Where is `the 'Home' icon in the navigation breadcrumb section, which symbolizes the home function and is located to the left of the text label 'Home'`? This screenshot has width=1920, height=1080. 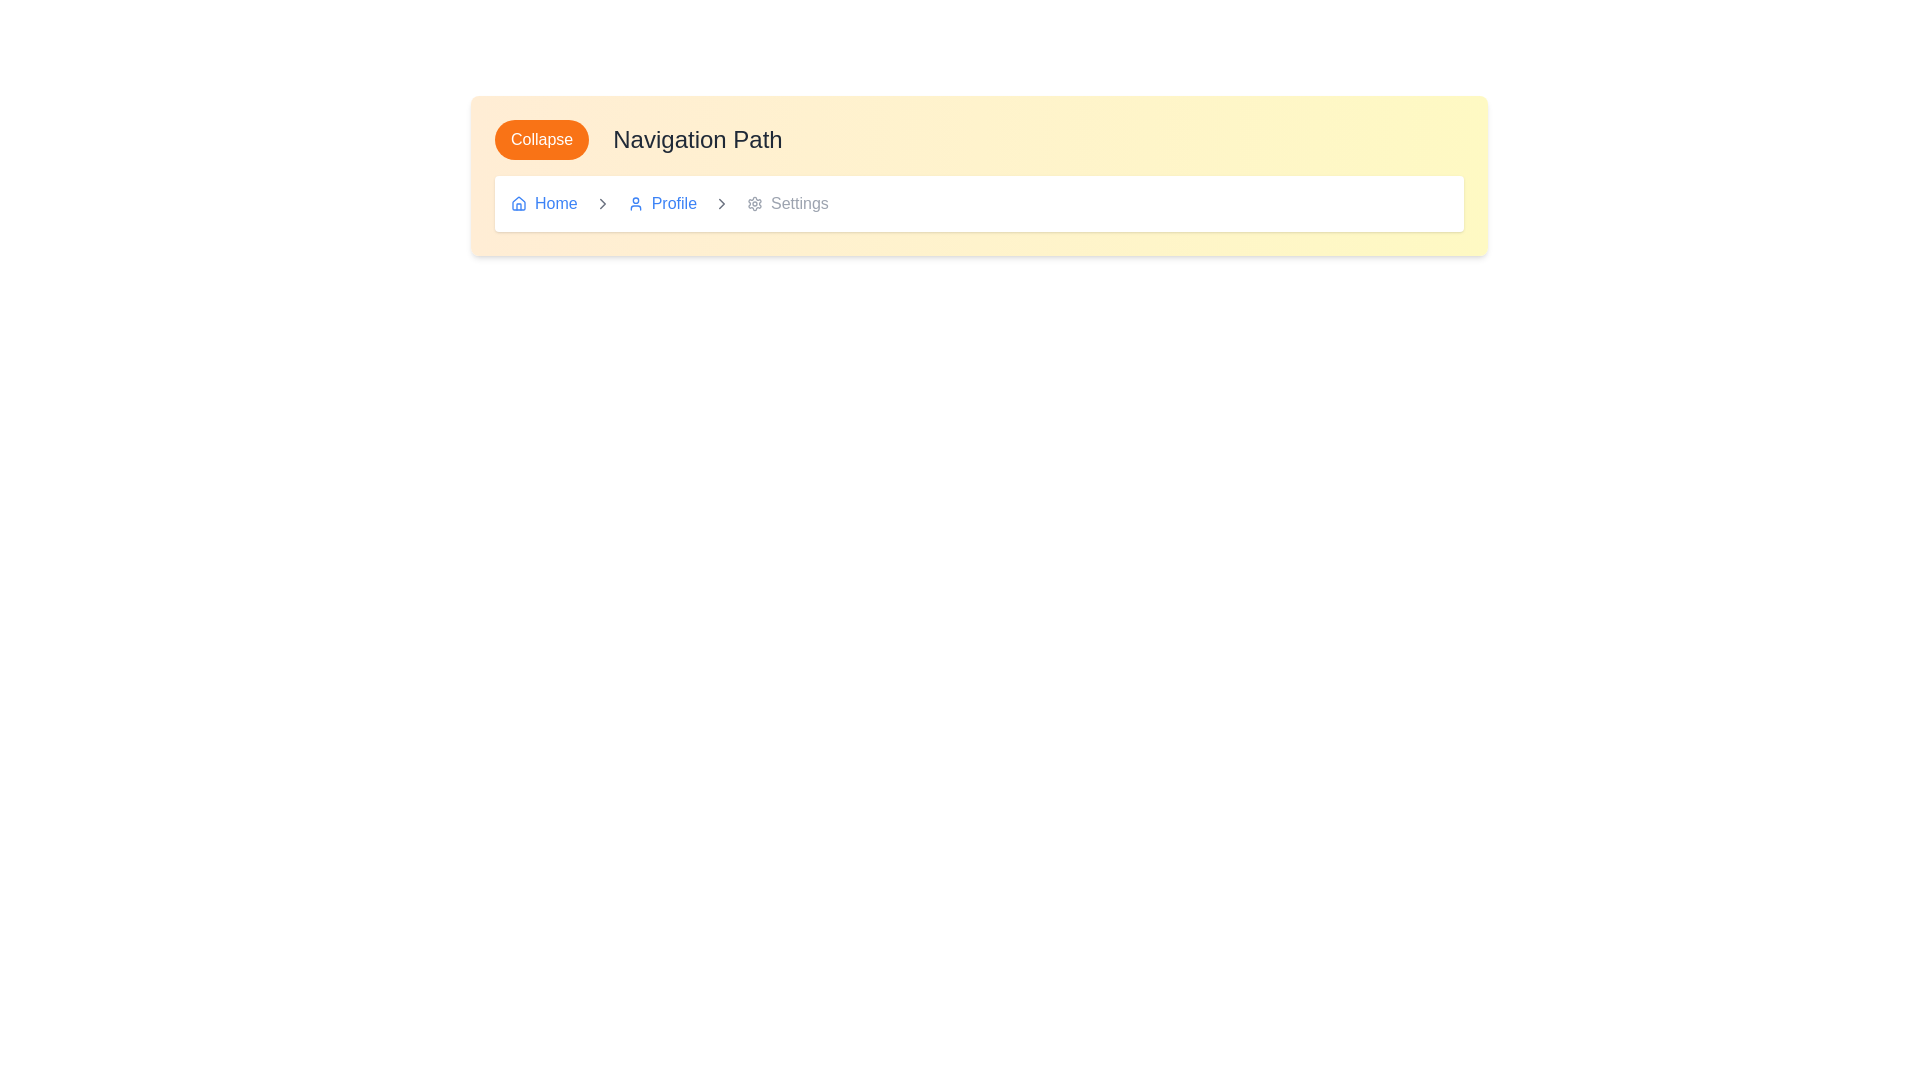
the 'Home' icon in the navigation breadcrumb section, which symbolizes the home function and is located to the left of the text label 'Home' is located at coordinates (518, 204).